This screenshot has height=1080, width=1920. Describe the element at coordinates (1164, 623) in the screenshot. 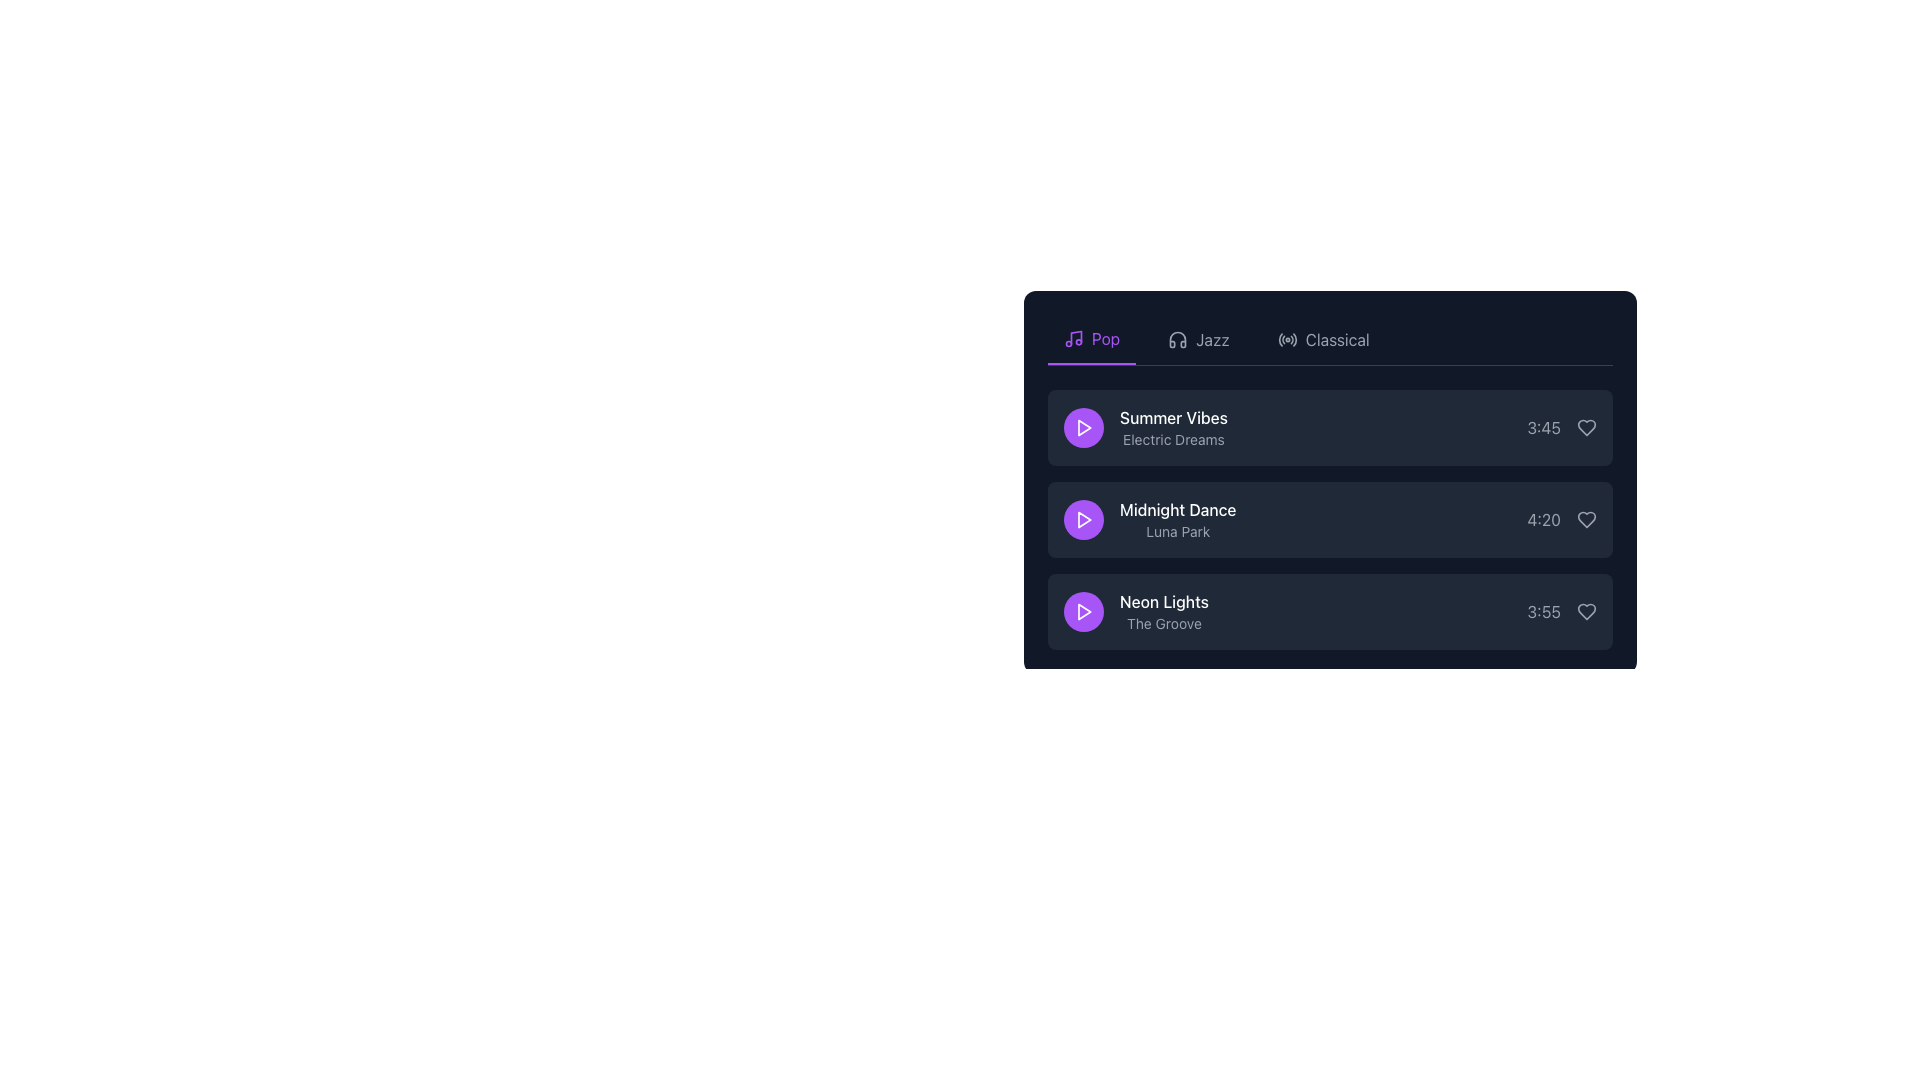

I see `the subtitle text label located directly below 'Neon Lights' in the music playlist interface` at that location.